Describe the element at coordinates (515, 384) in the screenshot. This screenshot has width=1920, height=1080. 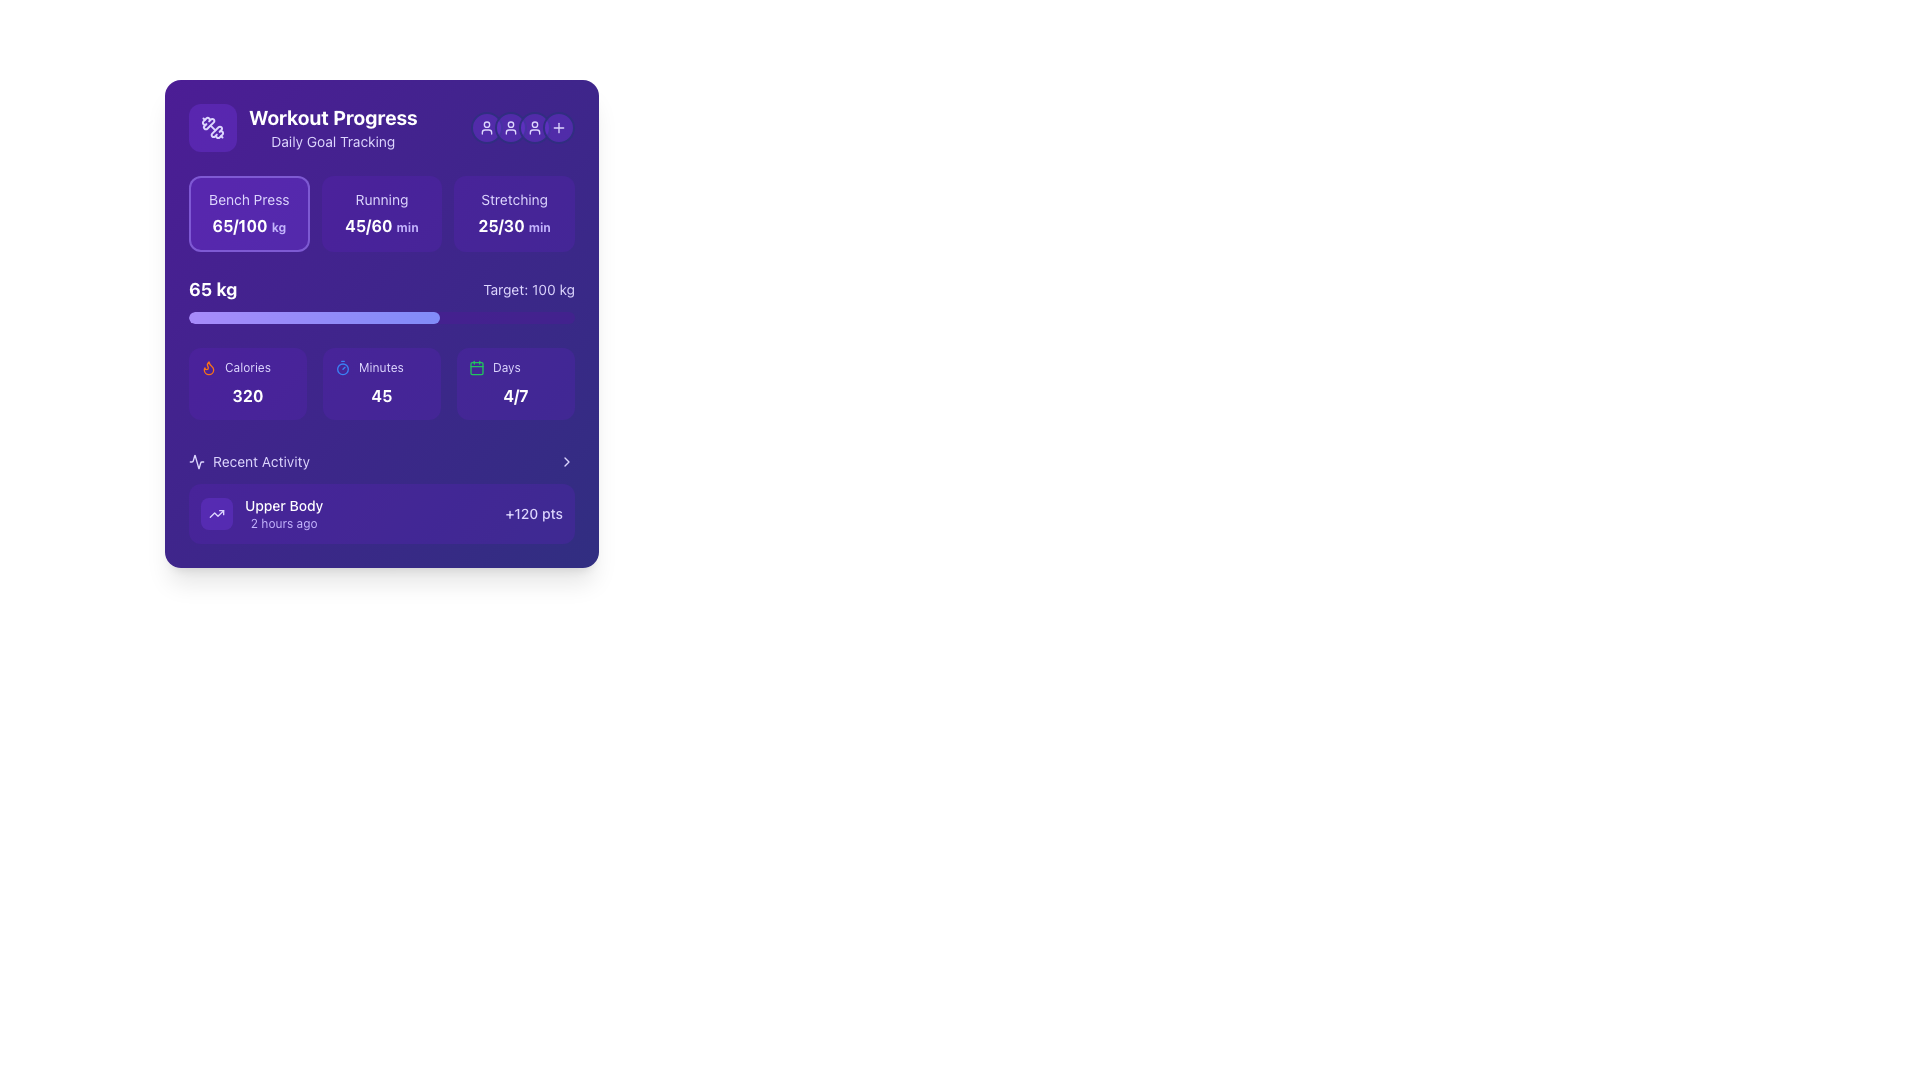
I see `the informational display with progress data that features a violet background, a green calendar icon, and the text '4/7'` at that location.